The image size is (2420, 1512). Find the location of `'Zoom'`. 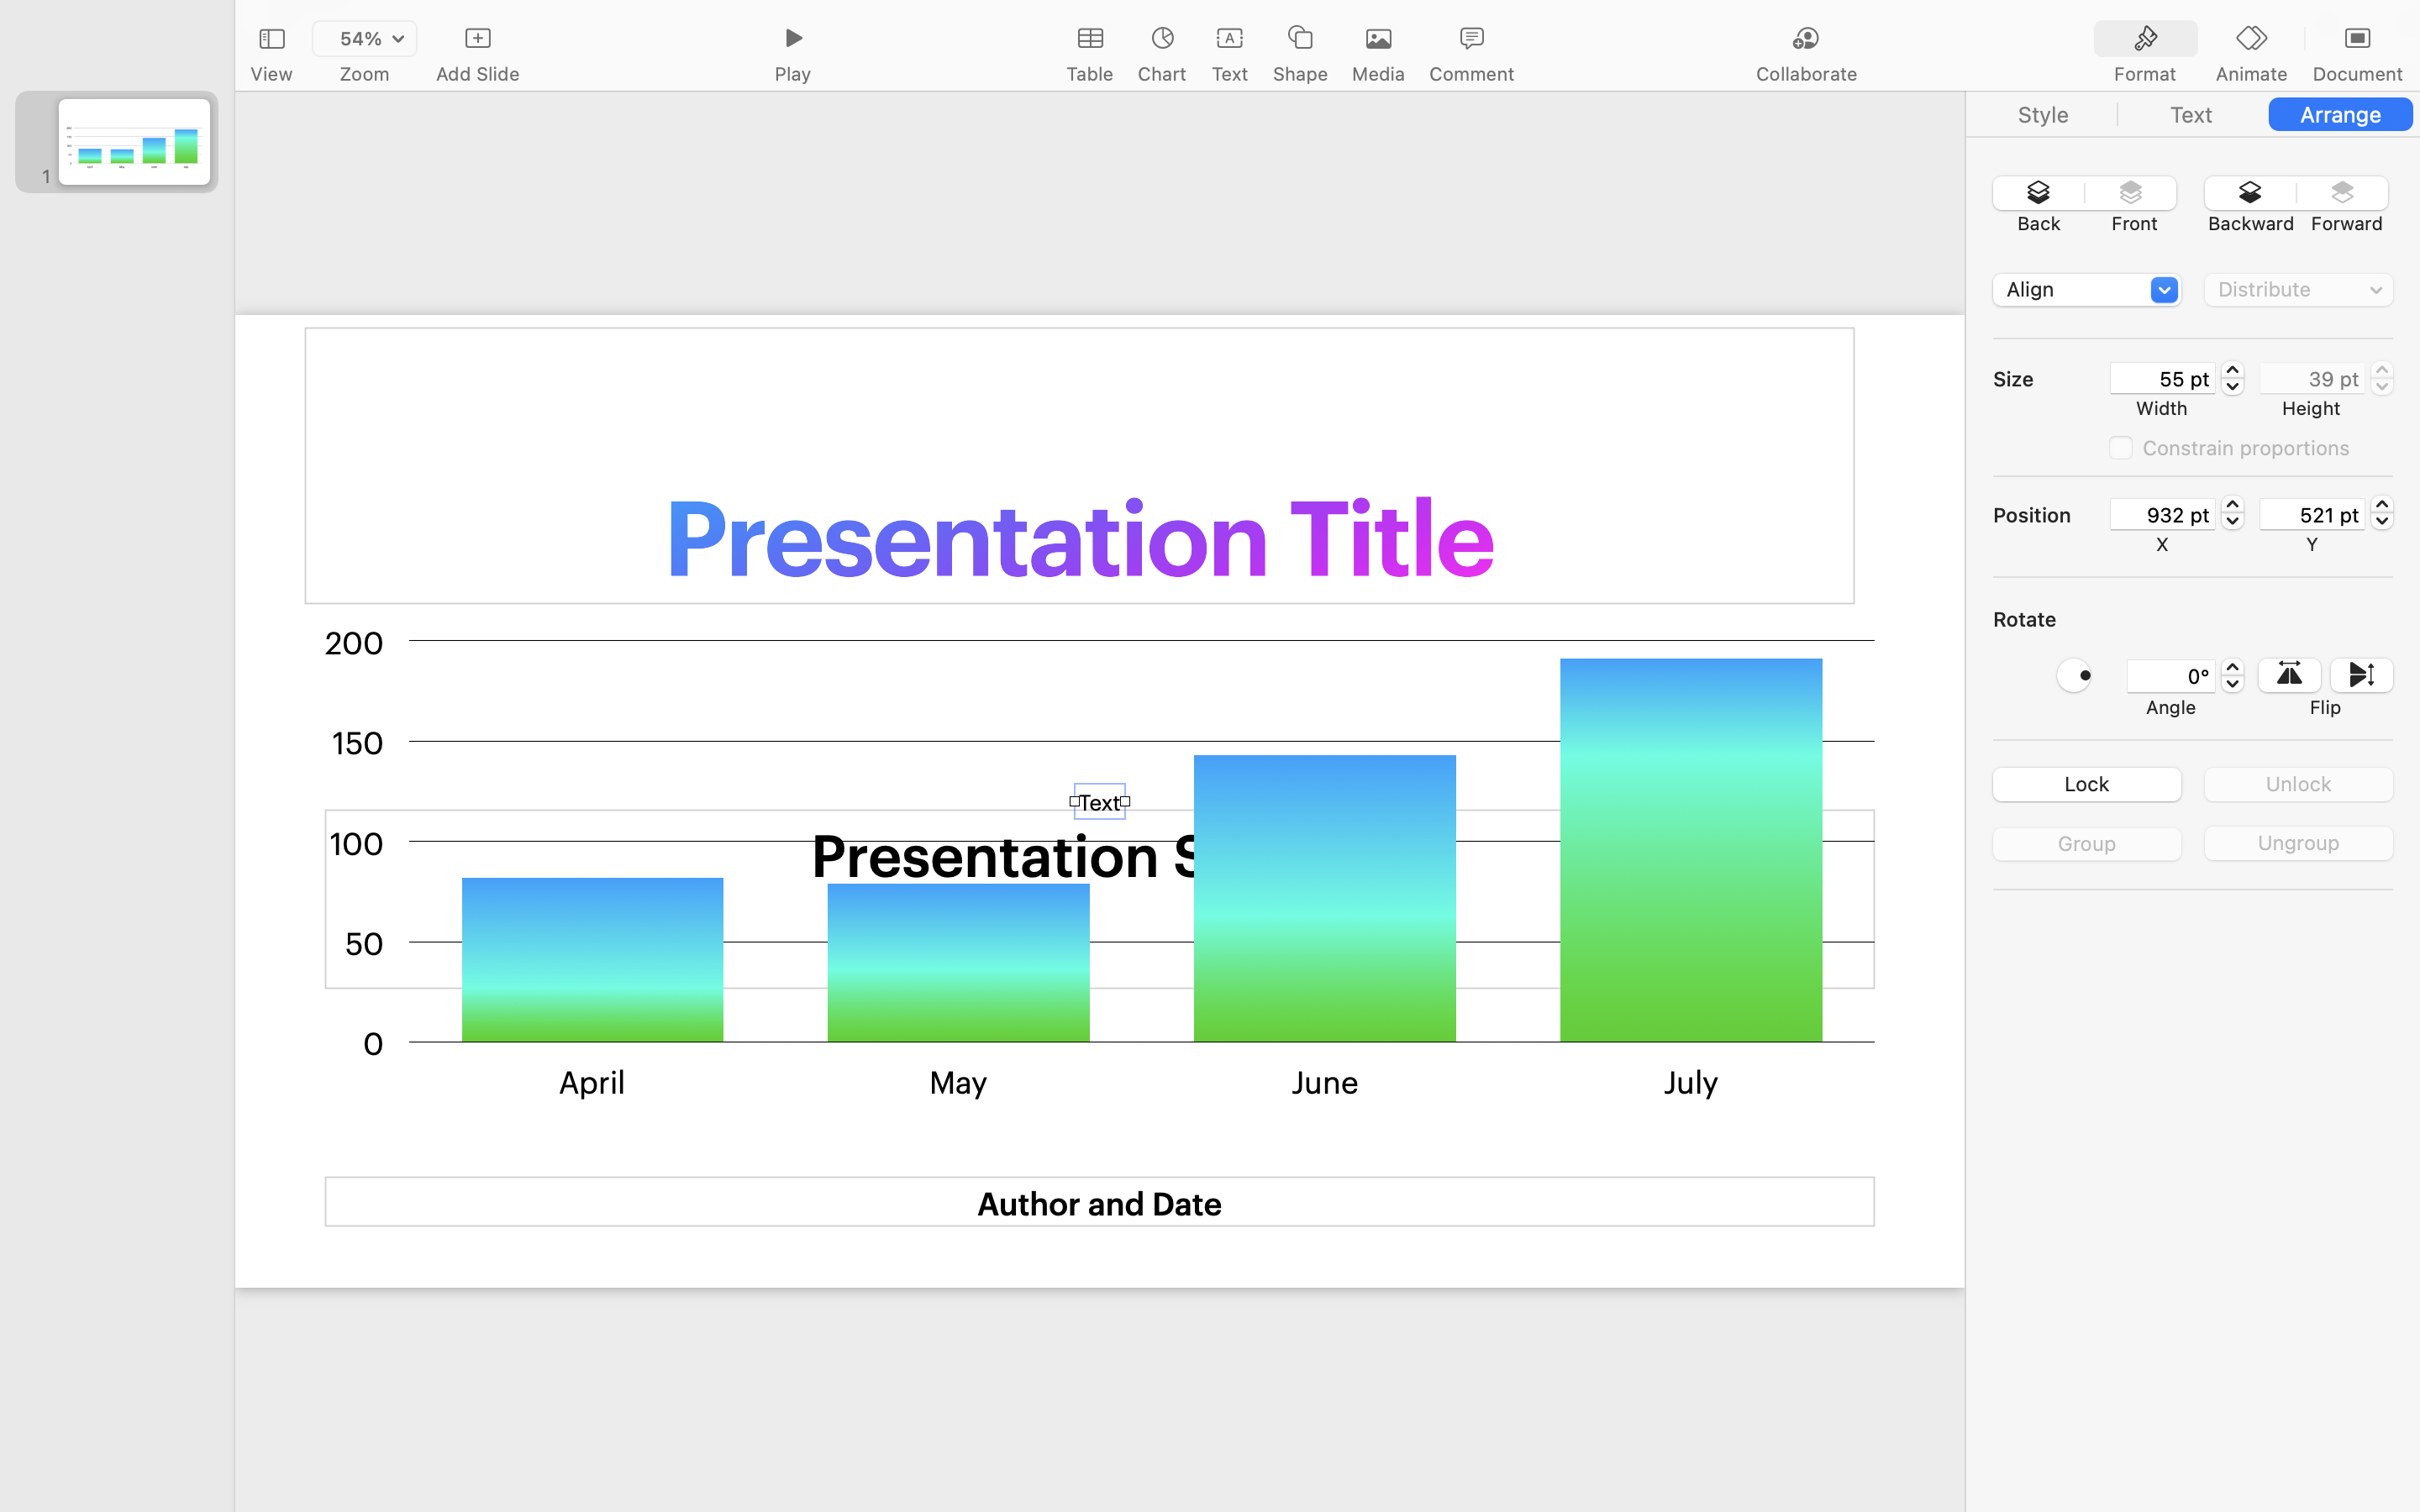

'Zoom' is located at coordinates (365, 74).